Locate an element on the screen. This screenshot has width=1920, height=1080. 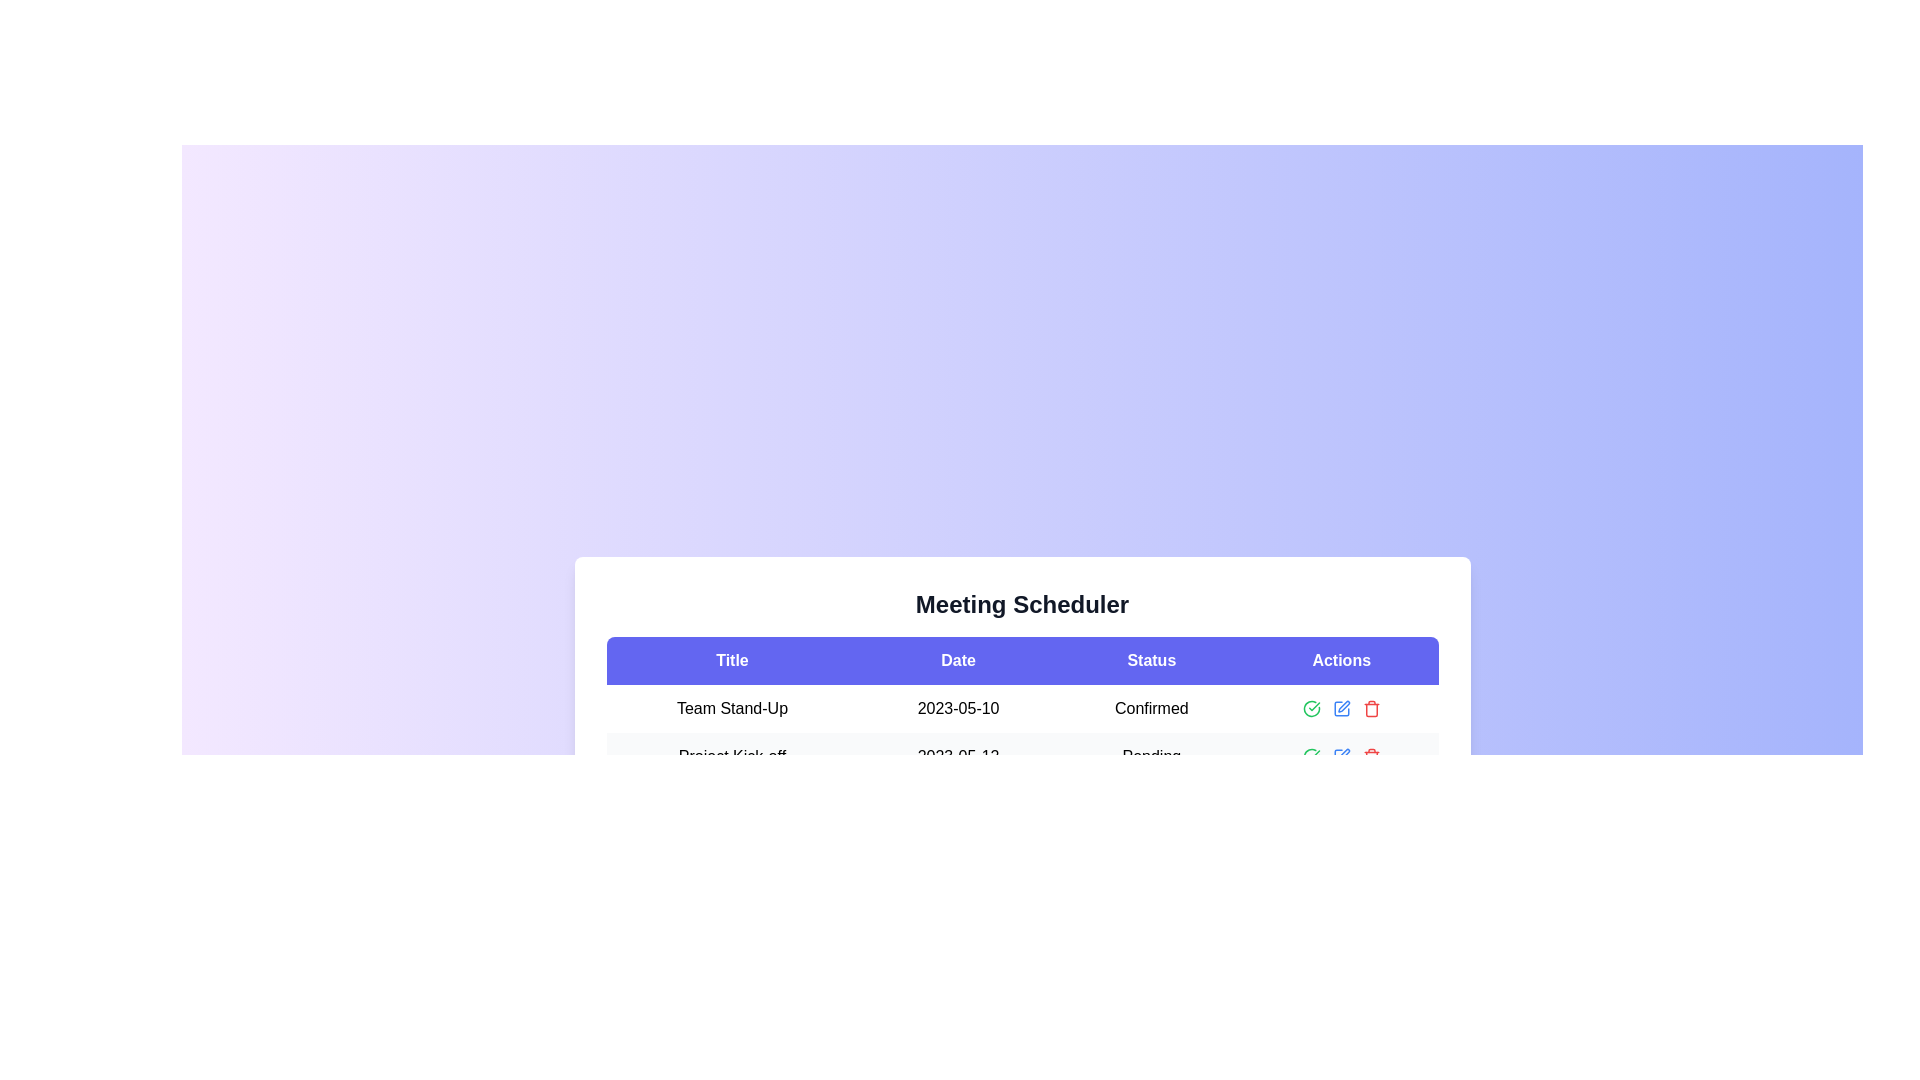
text of the table header cell indicating date-related information, which is the second cell in a row of four under the 'Meeting Scheduler' heading is located at coordinates (957, 660).